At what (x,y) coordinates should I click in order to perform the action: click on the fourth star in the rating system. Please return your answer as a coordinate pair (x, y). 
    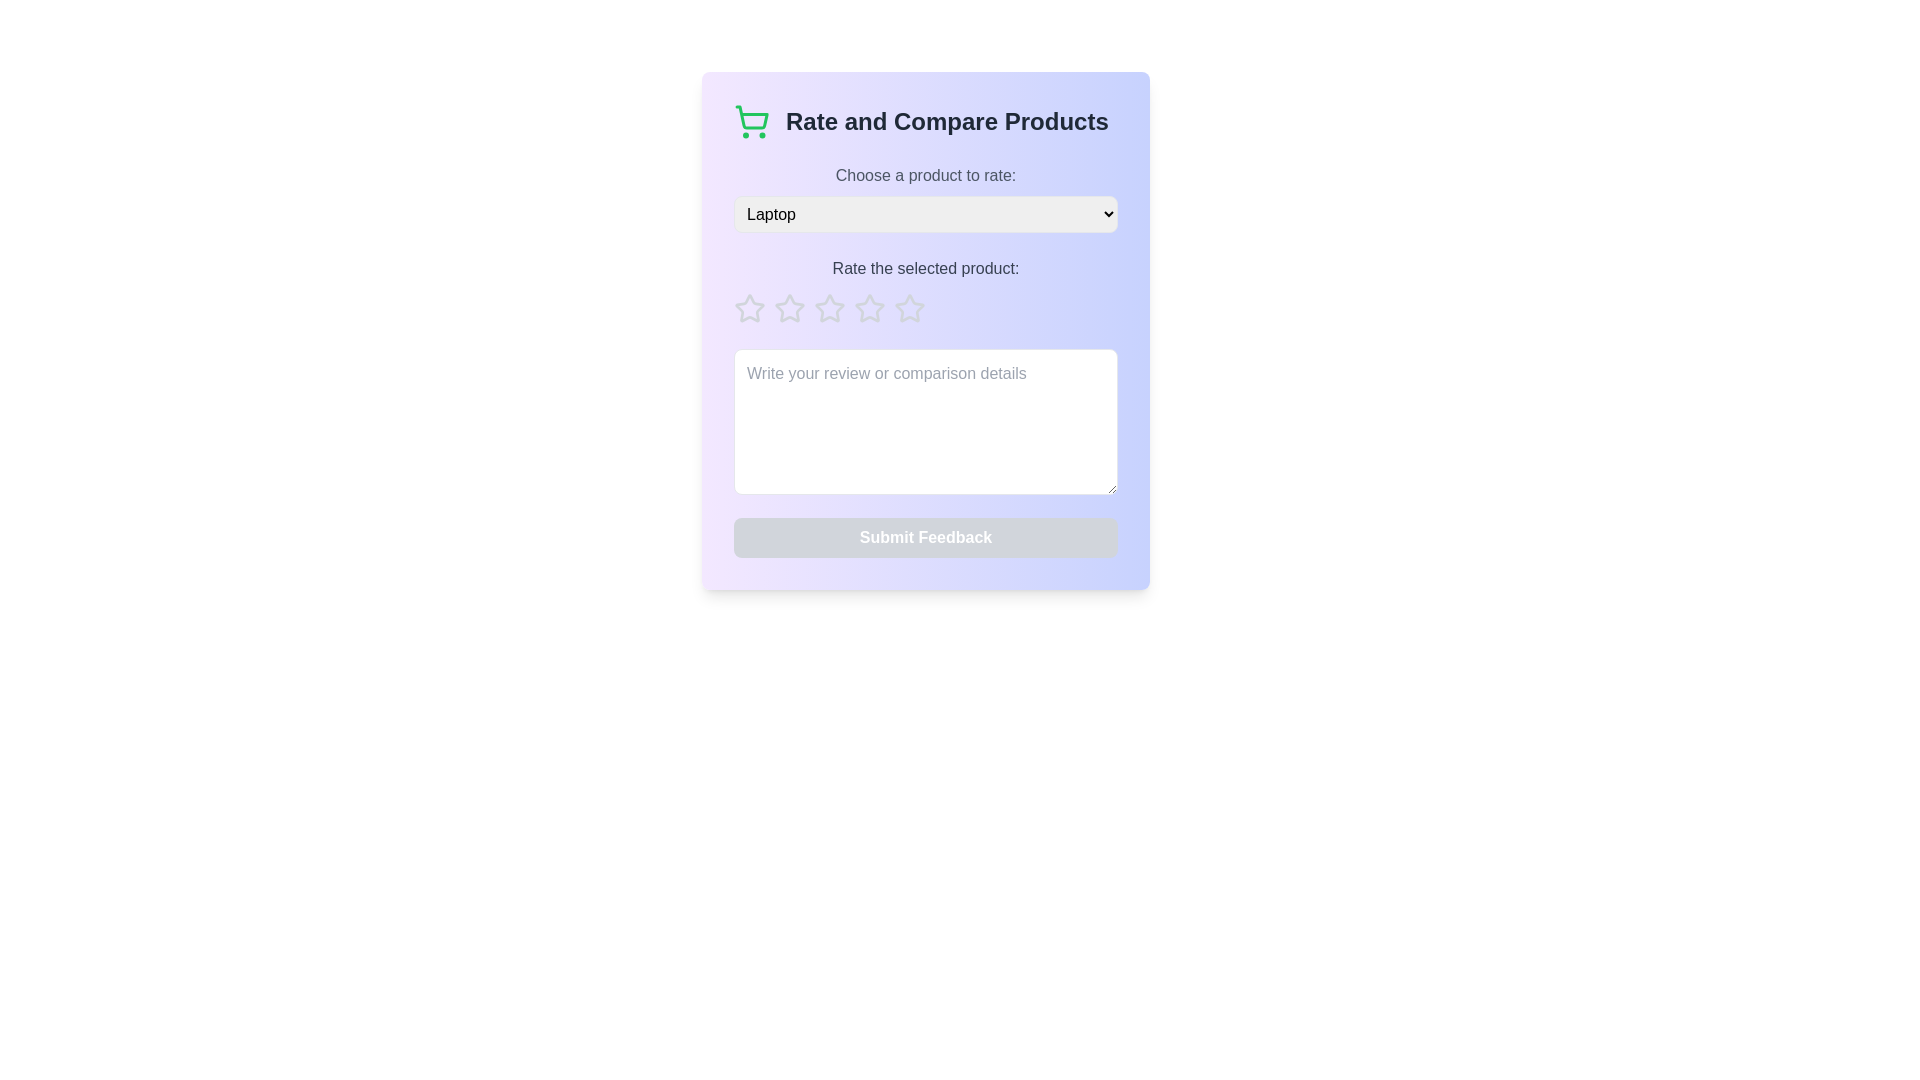
    Looking at the image, I should click on (869, 308).